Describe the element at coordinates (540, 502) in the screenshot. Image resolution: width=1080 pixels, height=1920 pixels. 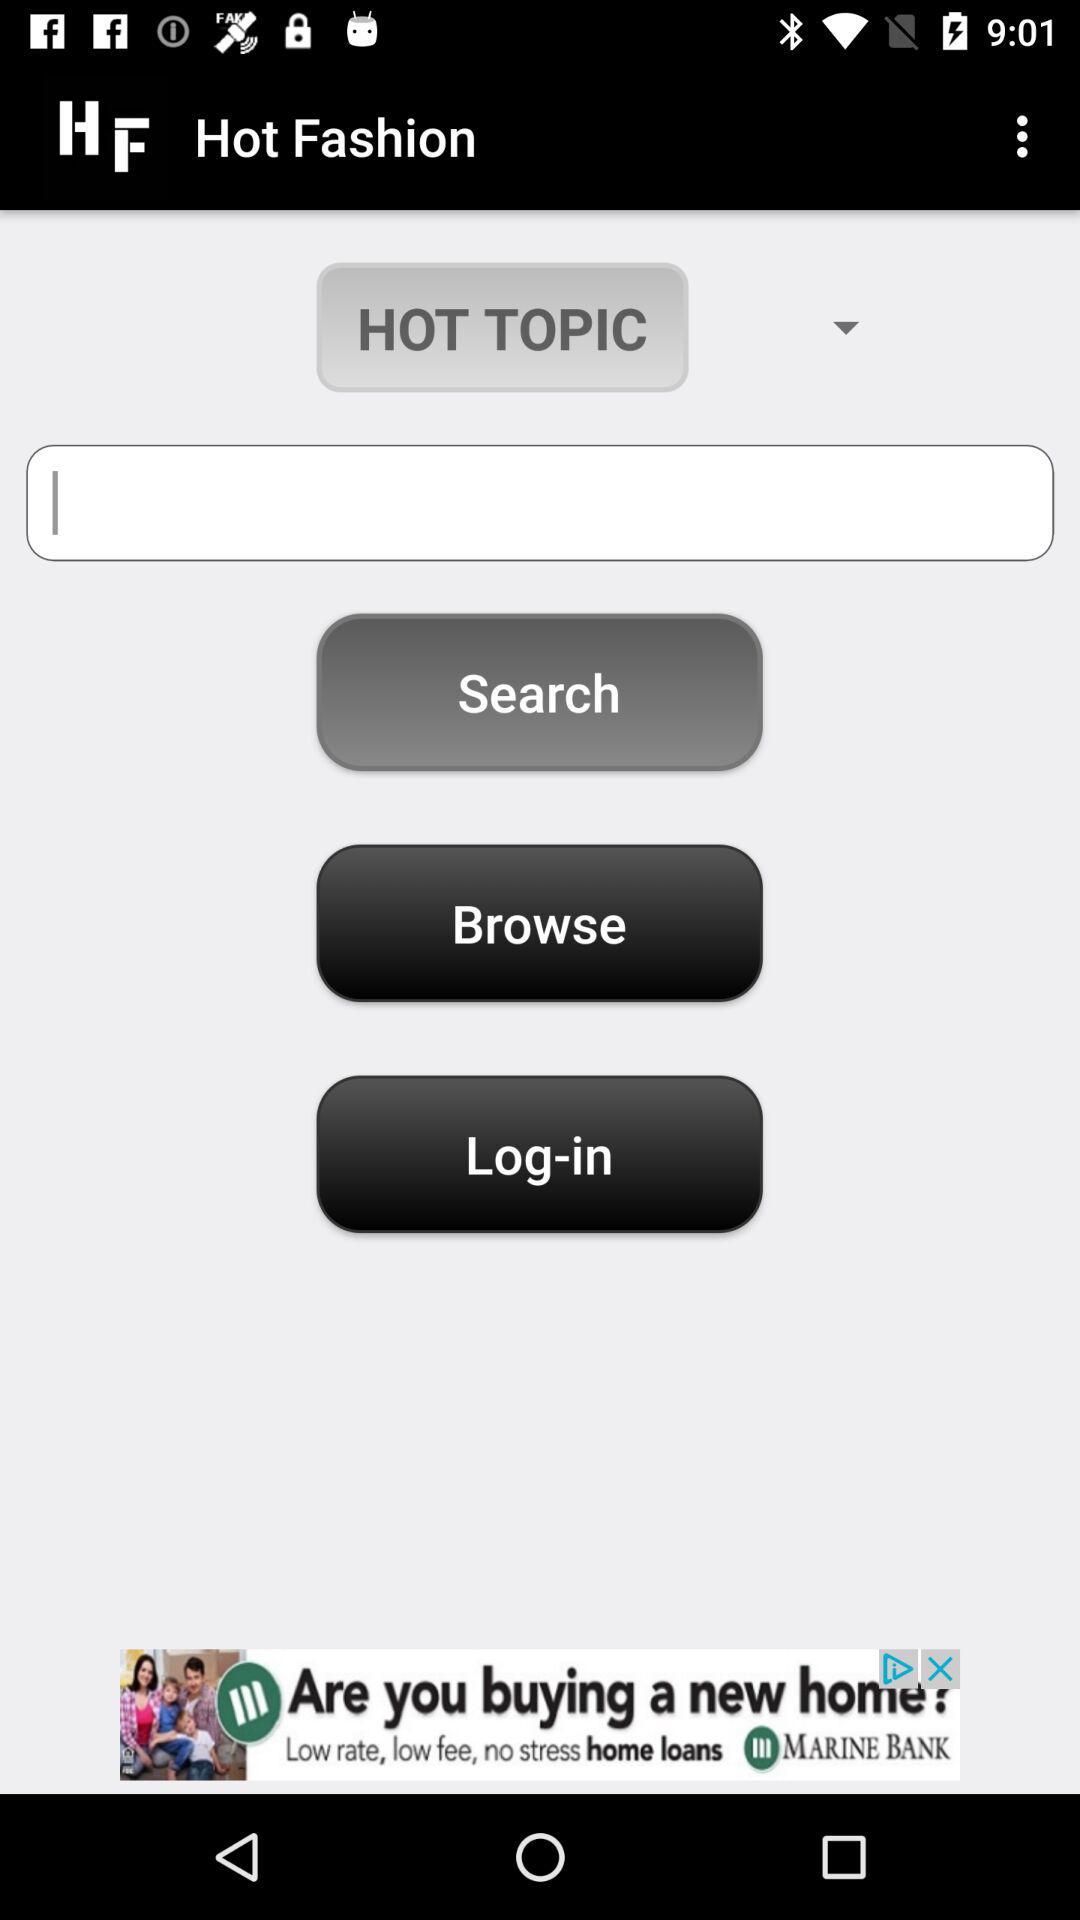
I see `topic bar` at that location.